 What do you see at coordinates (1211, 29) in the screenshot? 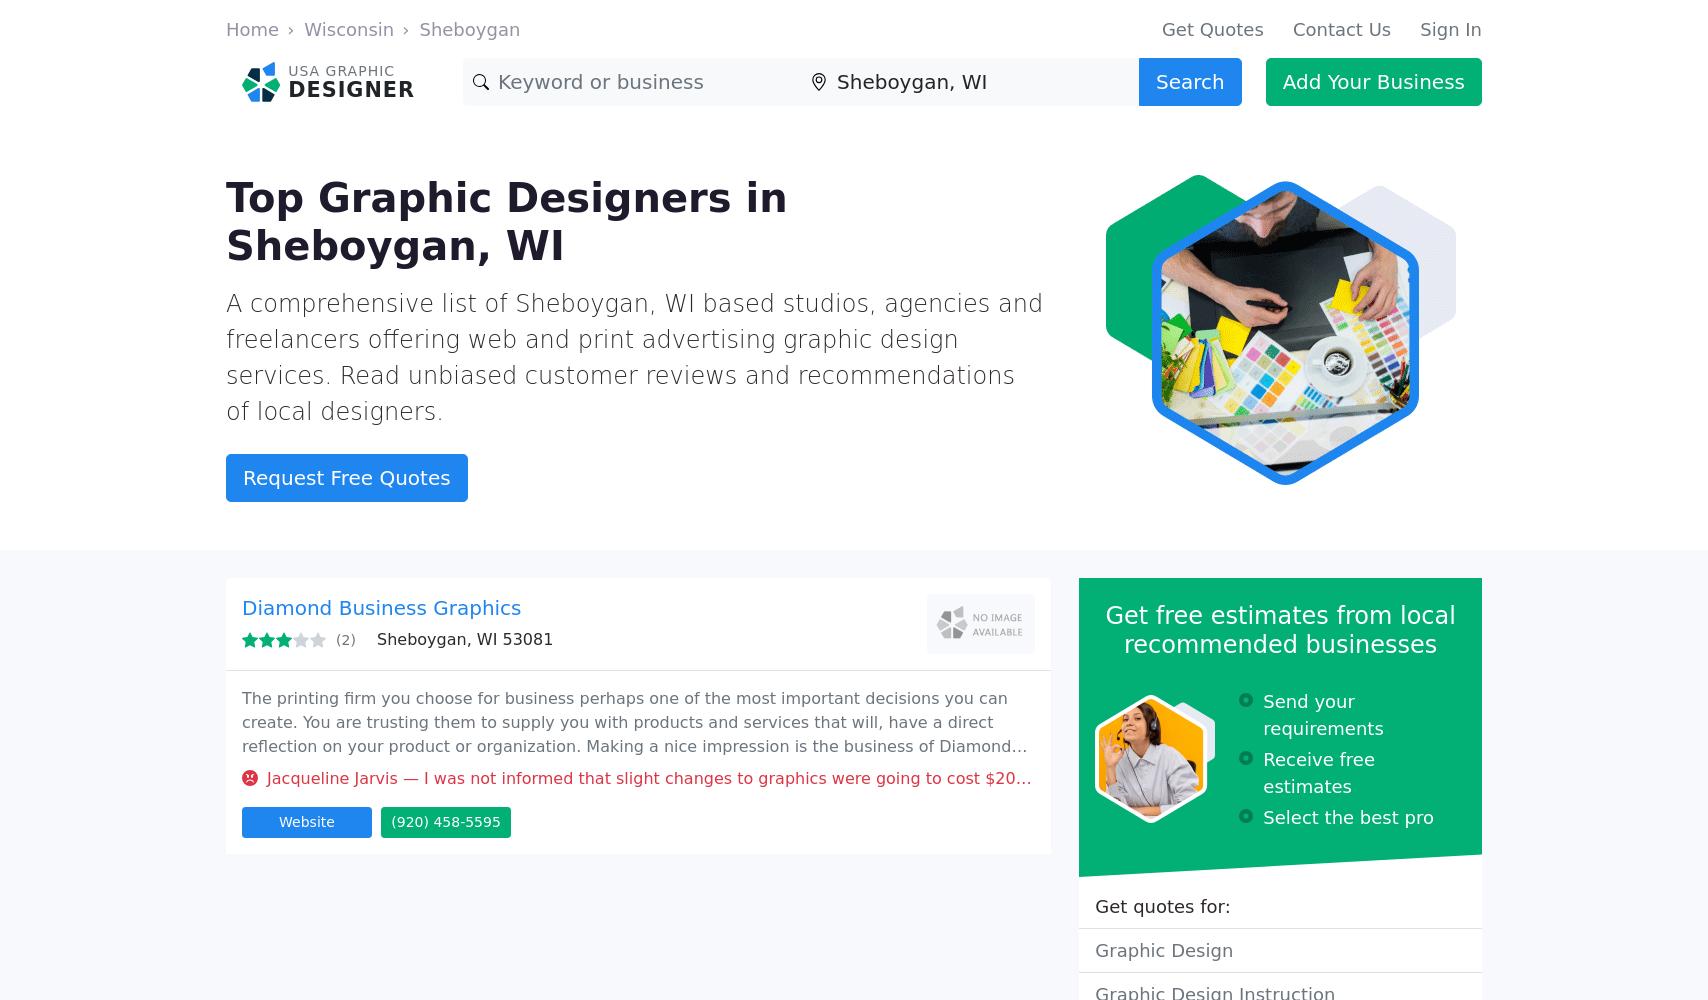
I see `'Get Quotes'` at bounding box center [1211, 29].